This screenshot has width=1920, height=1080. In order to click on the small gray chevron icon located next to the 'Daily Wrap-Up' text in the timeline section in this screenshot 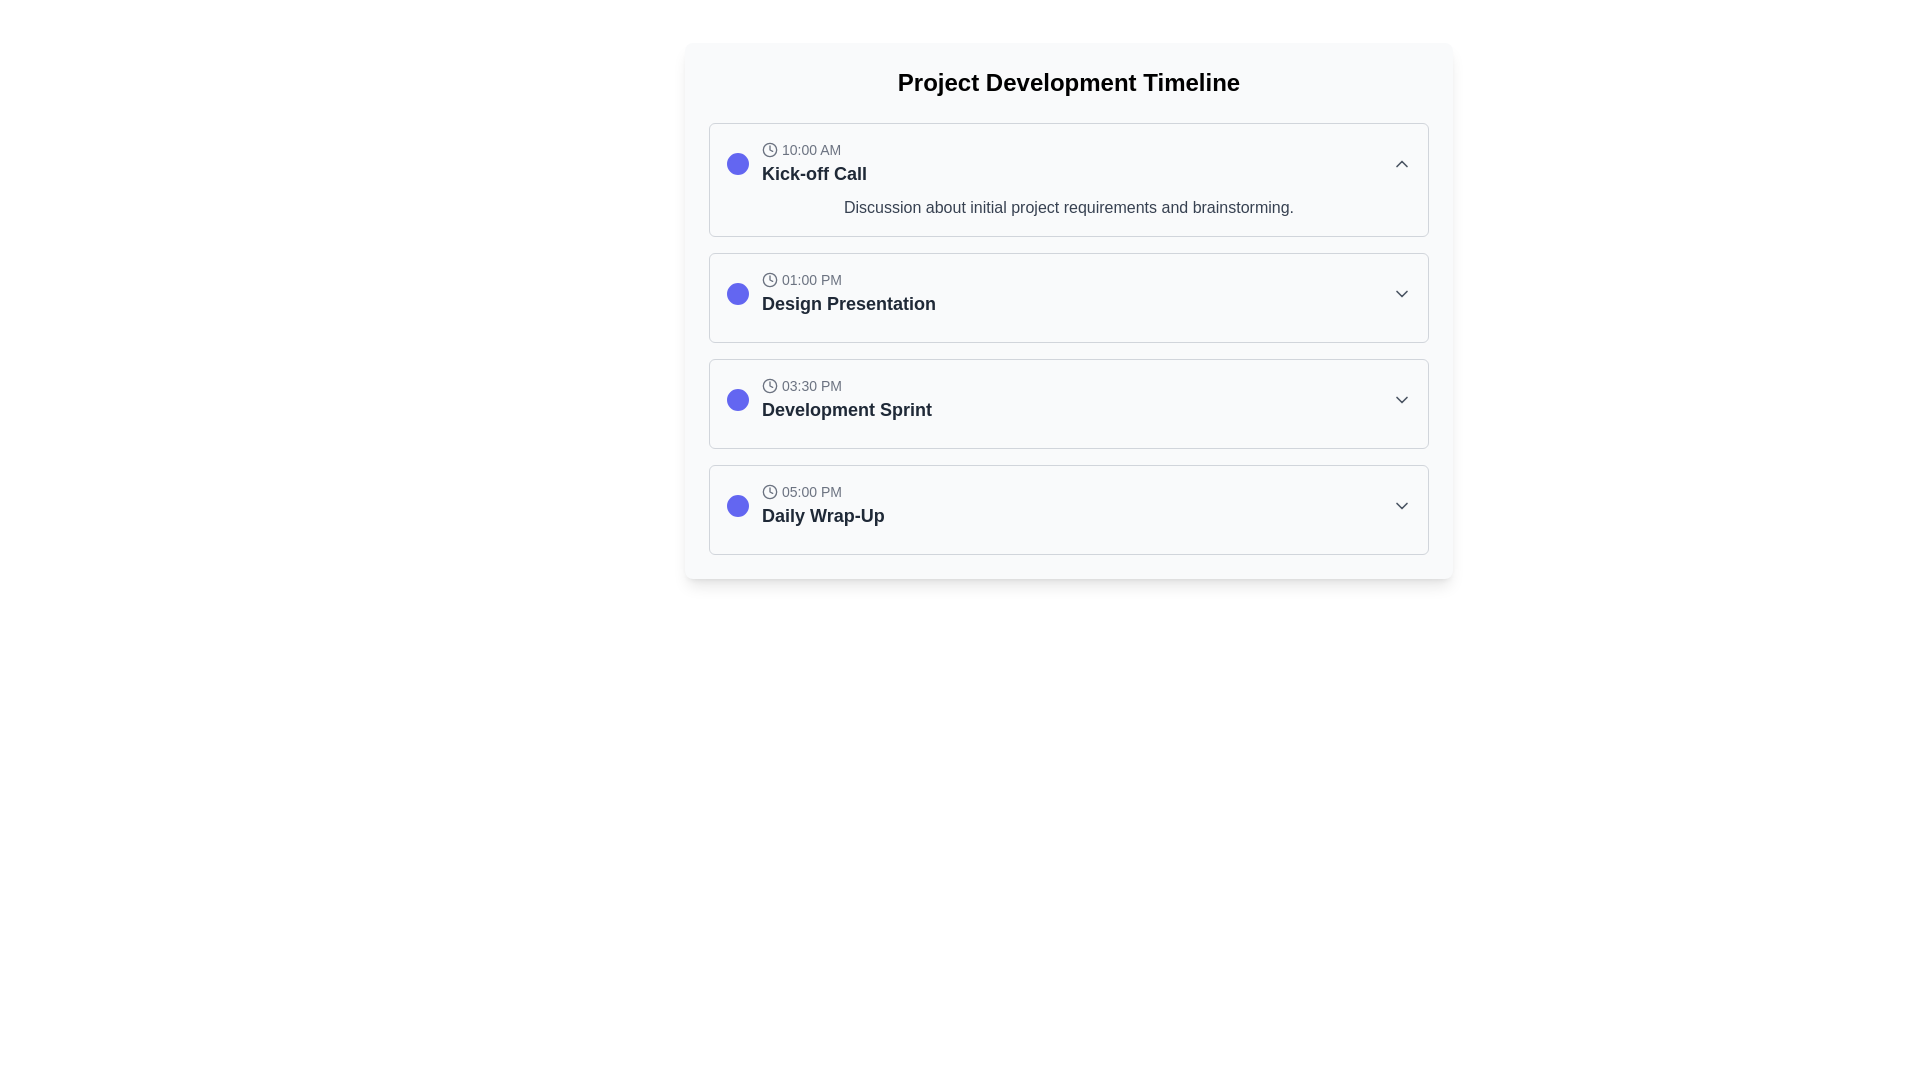, I will do `click(1400, 504)`.